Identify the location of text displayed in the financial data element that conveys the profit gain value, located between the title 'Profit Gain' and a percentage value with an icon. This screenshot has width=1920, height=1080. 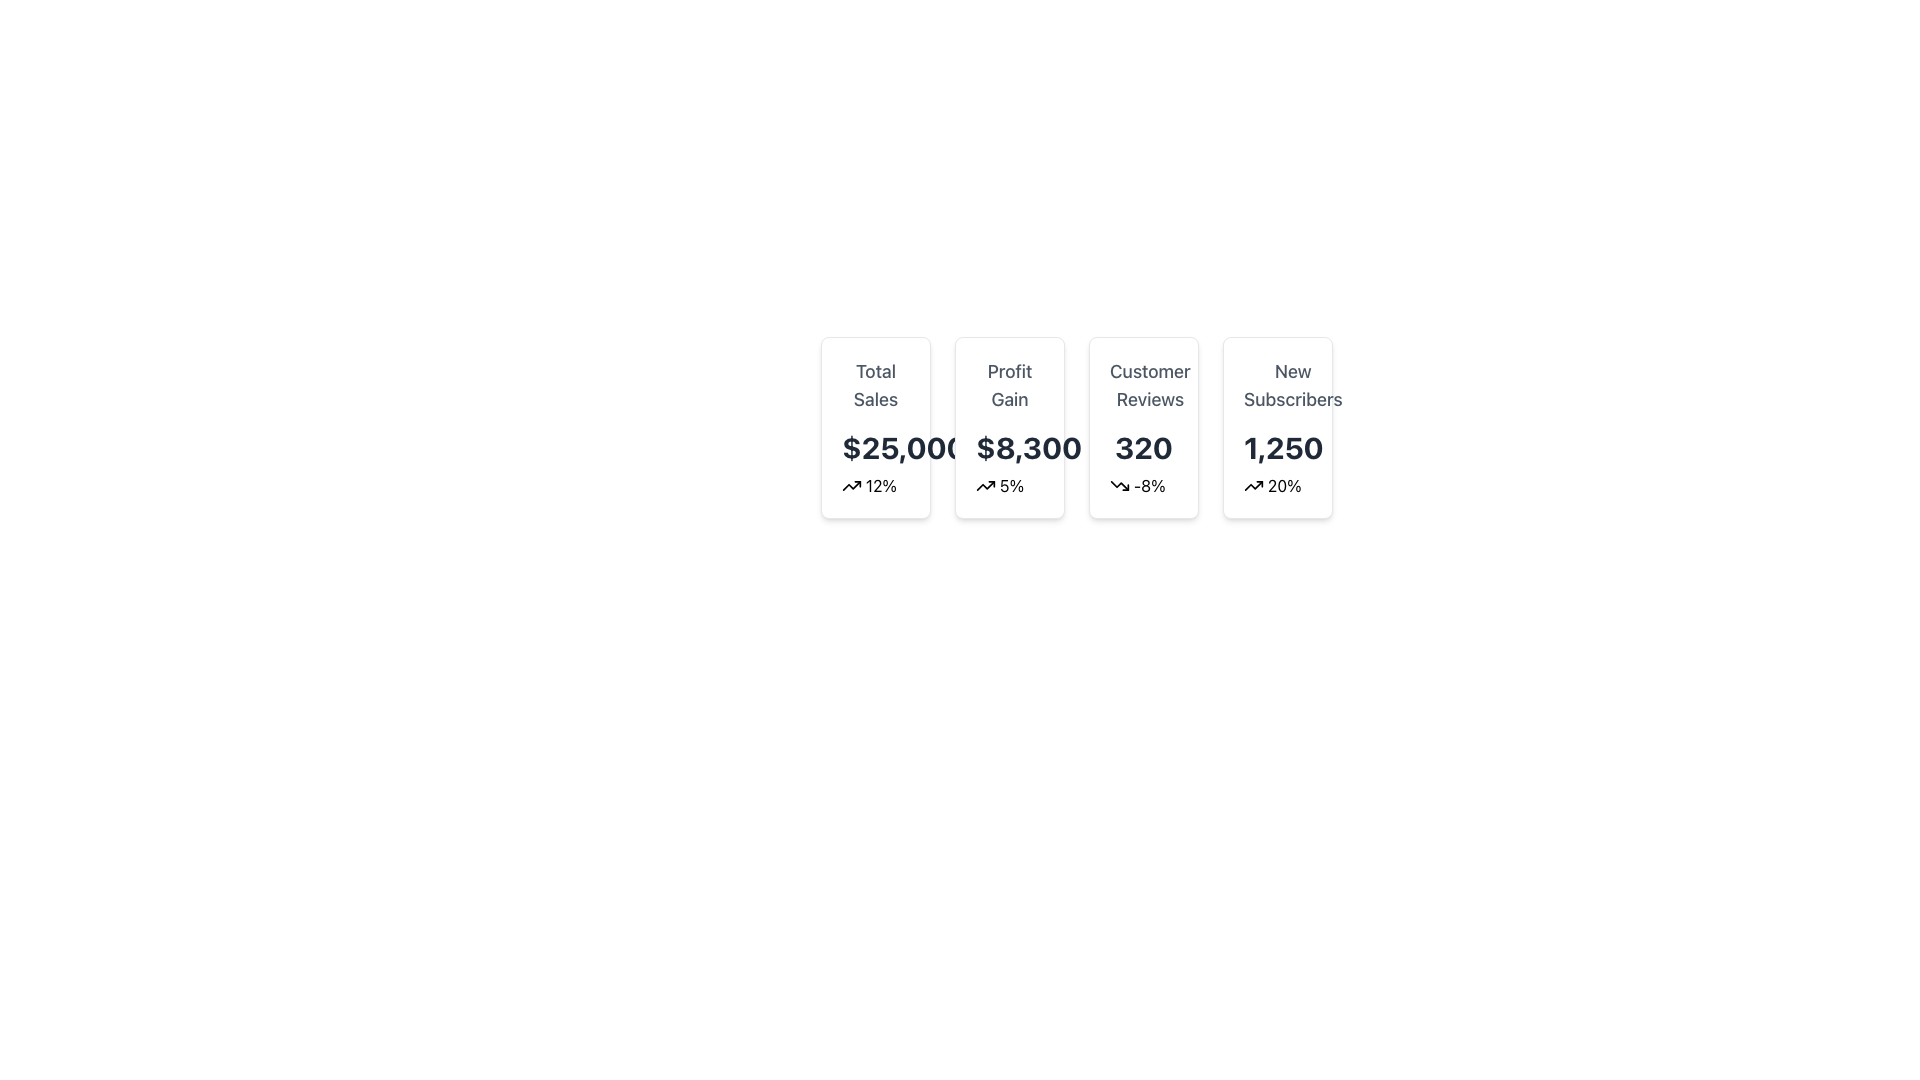
(1009, 446).